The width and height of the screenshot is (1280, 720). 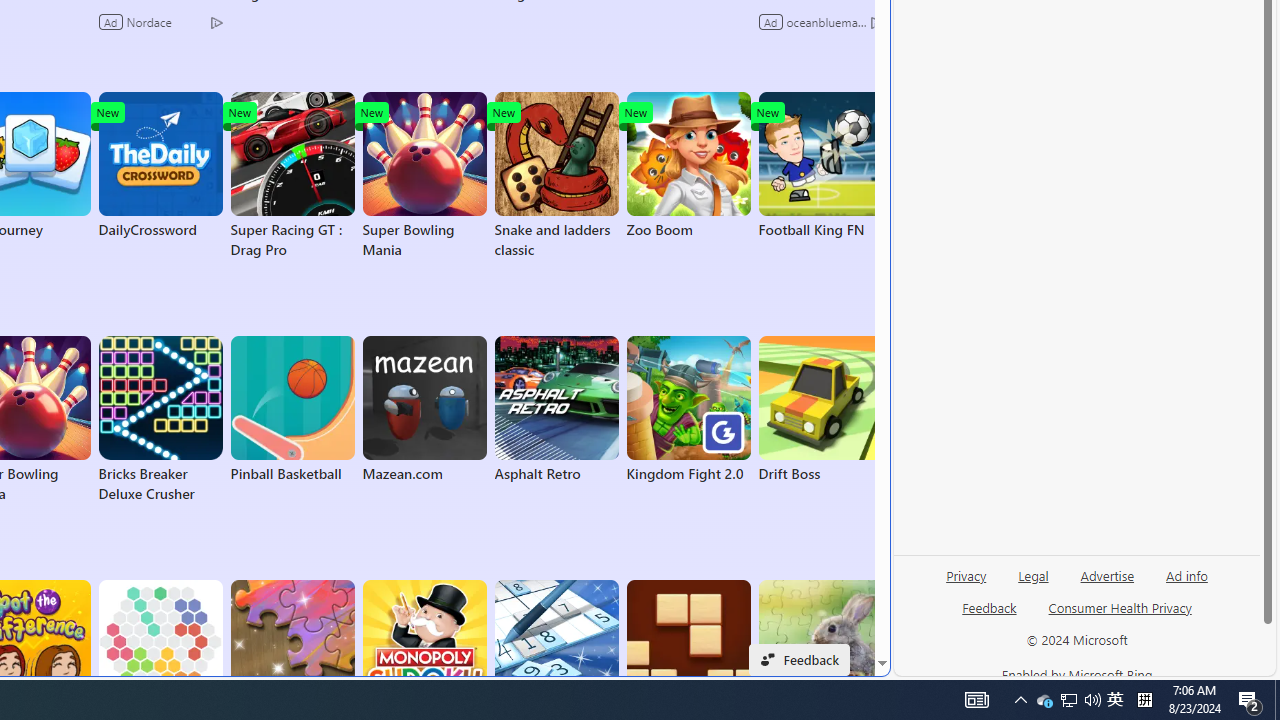 I want to click on 'DailyCrossword', so click(x=160, y=164).